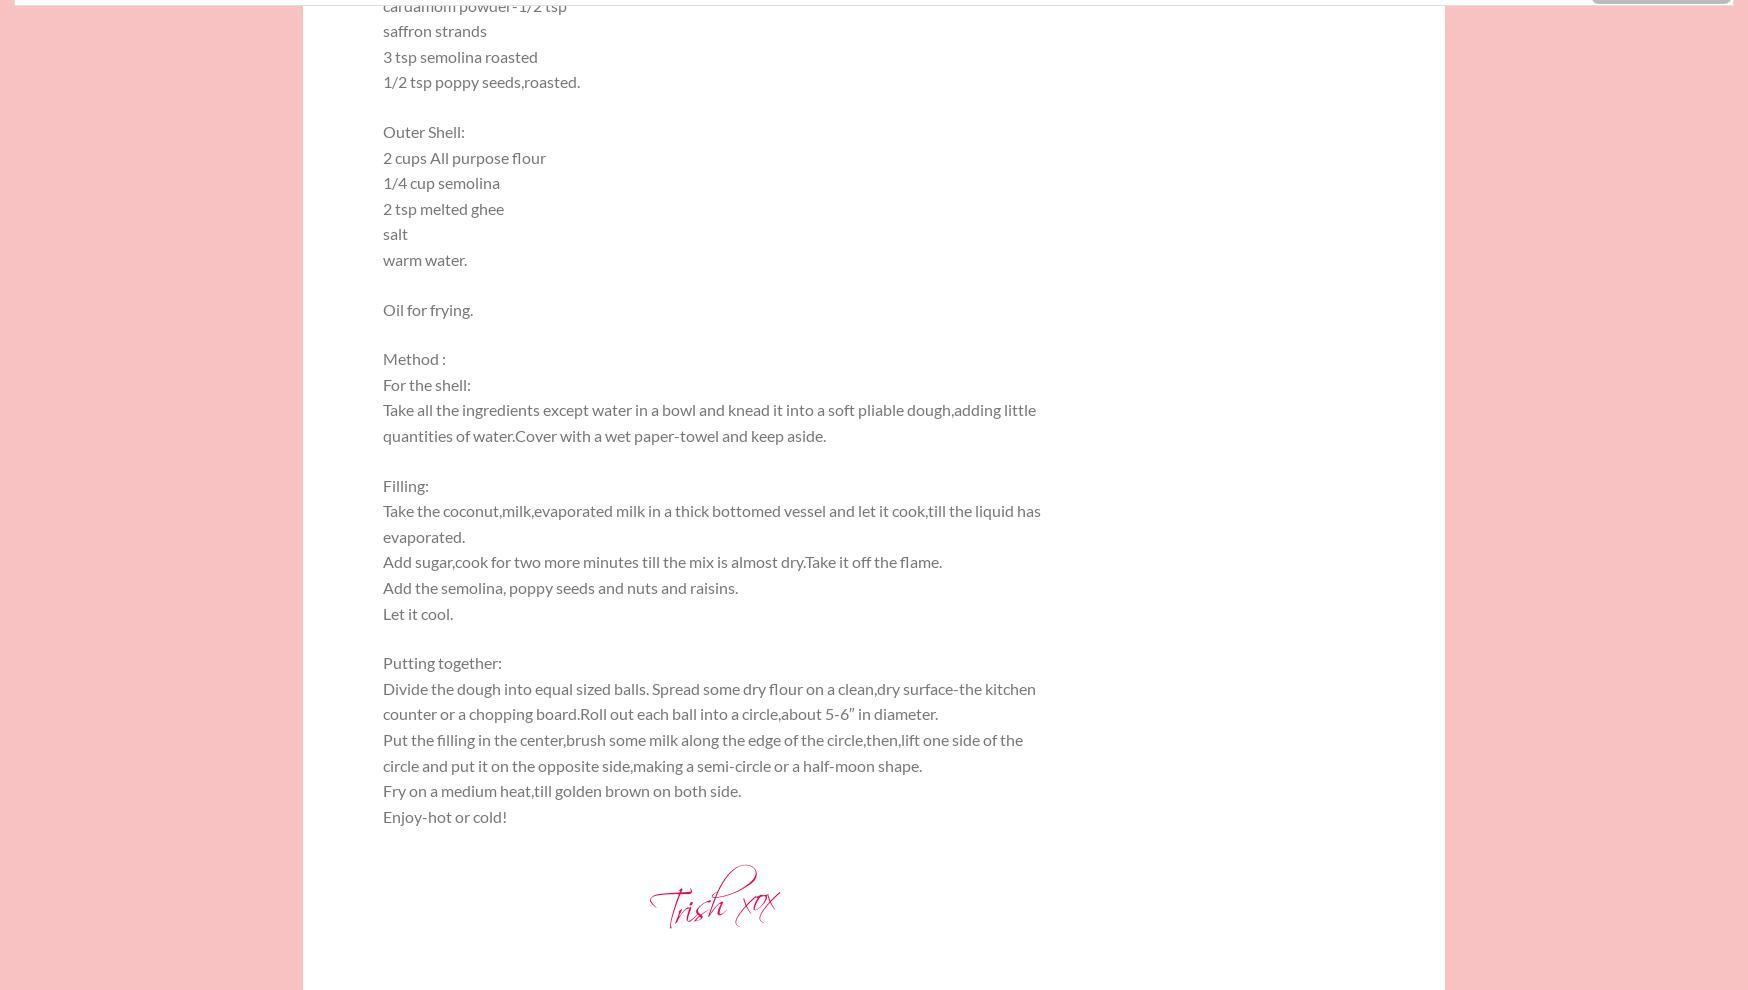 Image resolution: width=1748 pixels, height=990 pixels. I want to click on '2 tsp melted ghee', so click(442, 206).